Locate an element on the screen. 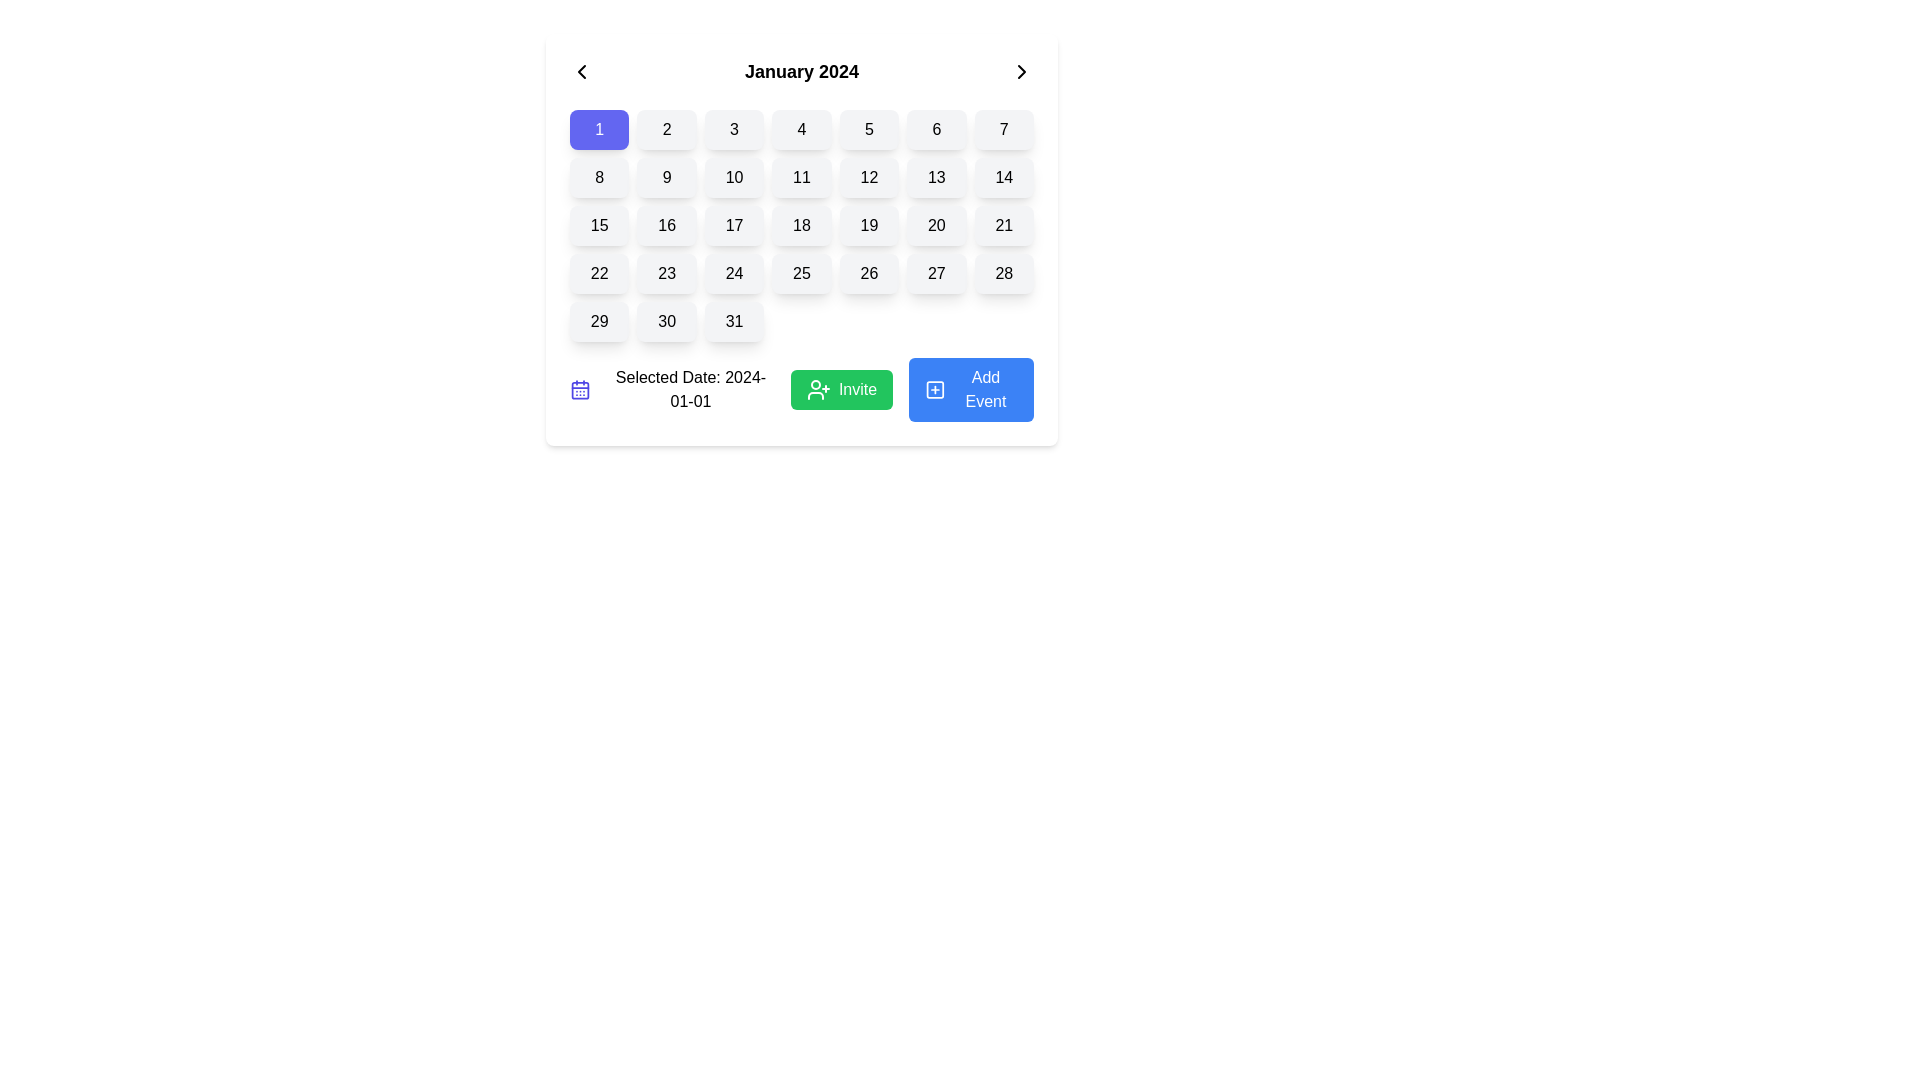 This screenshot has width=1920, height=1080. the decorative SVG Rectangle Shape that is part of the calendar icon, positioned at the top left of the interface is located at coordinates (579, 390).